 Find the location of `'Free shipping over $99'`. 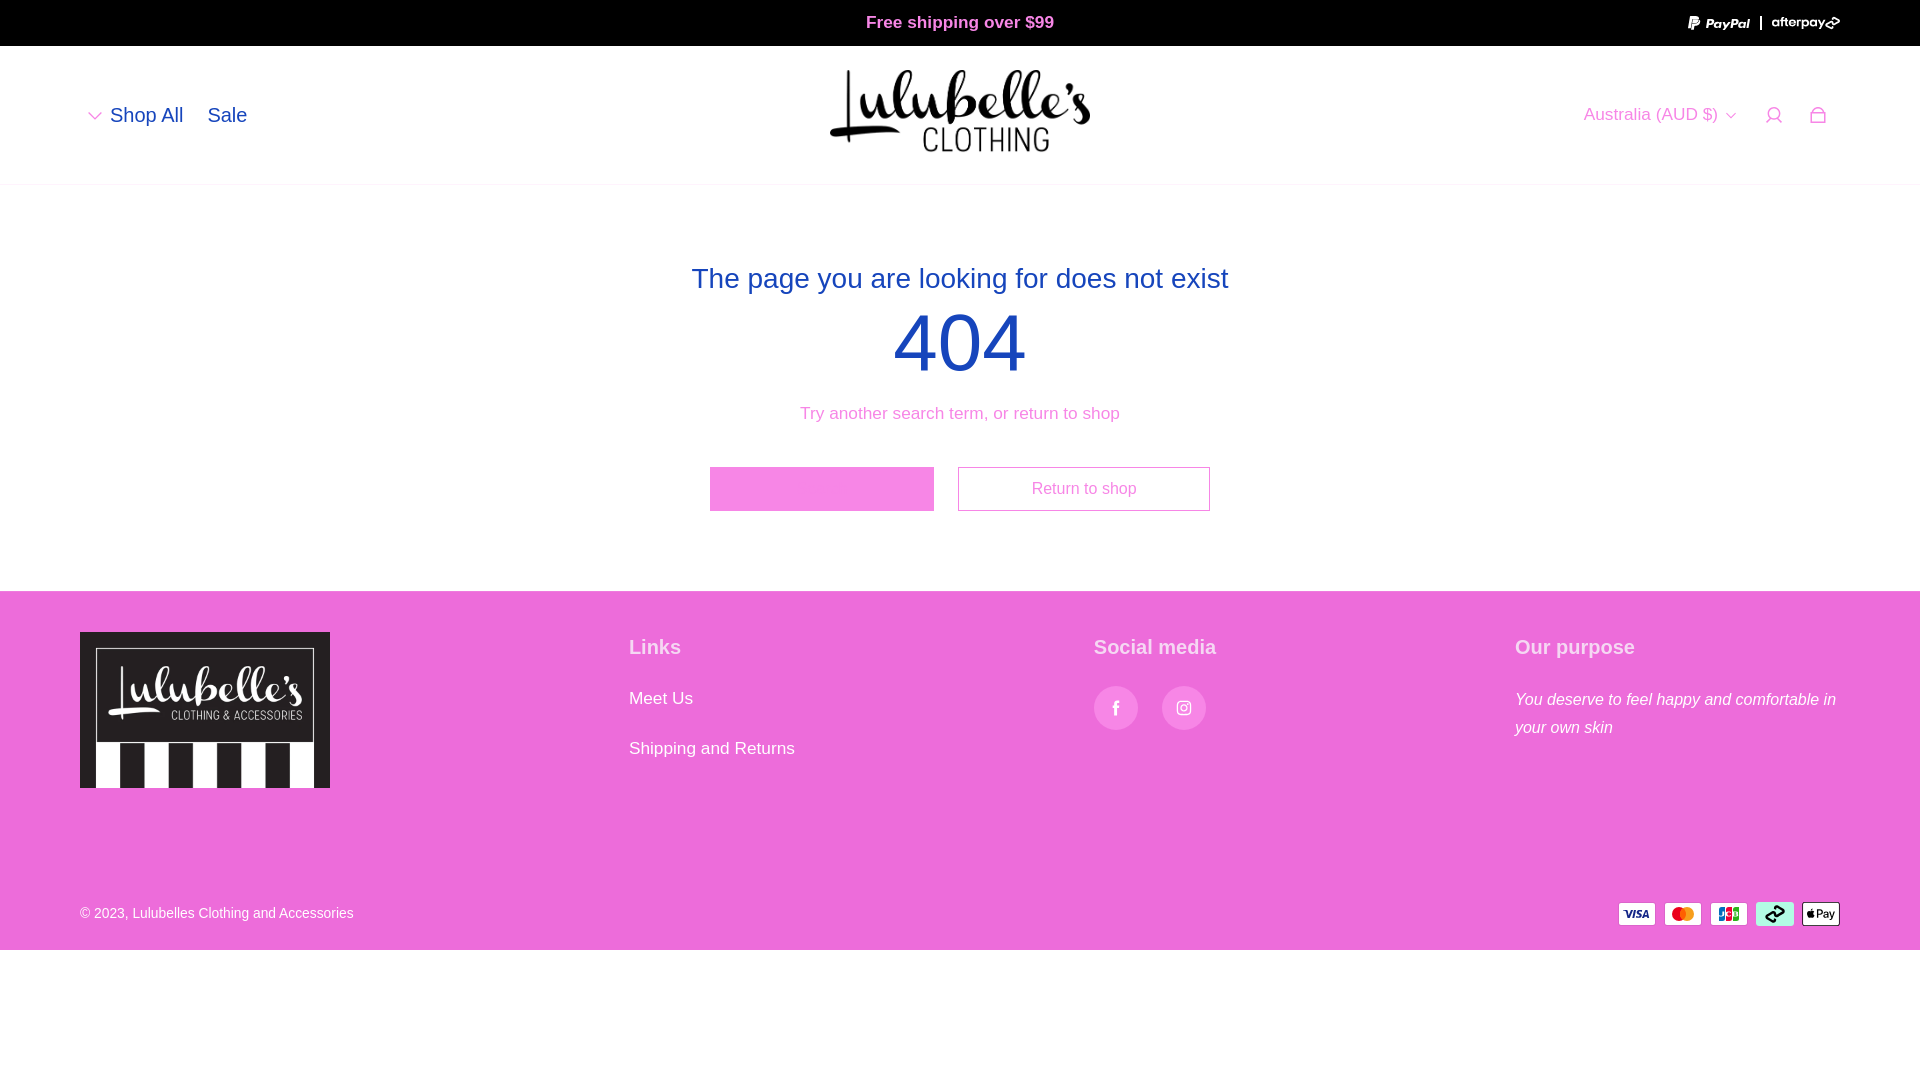

'Free shipping over $99' is located at coordinates (960, 23).